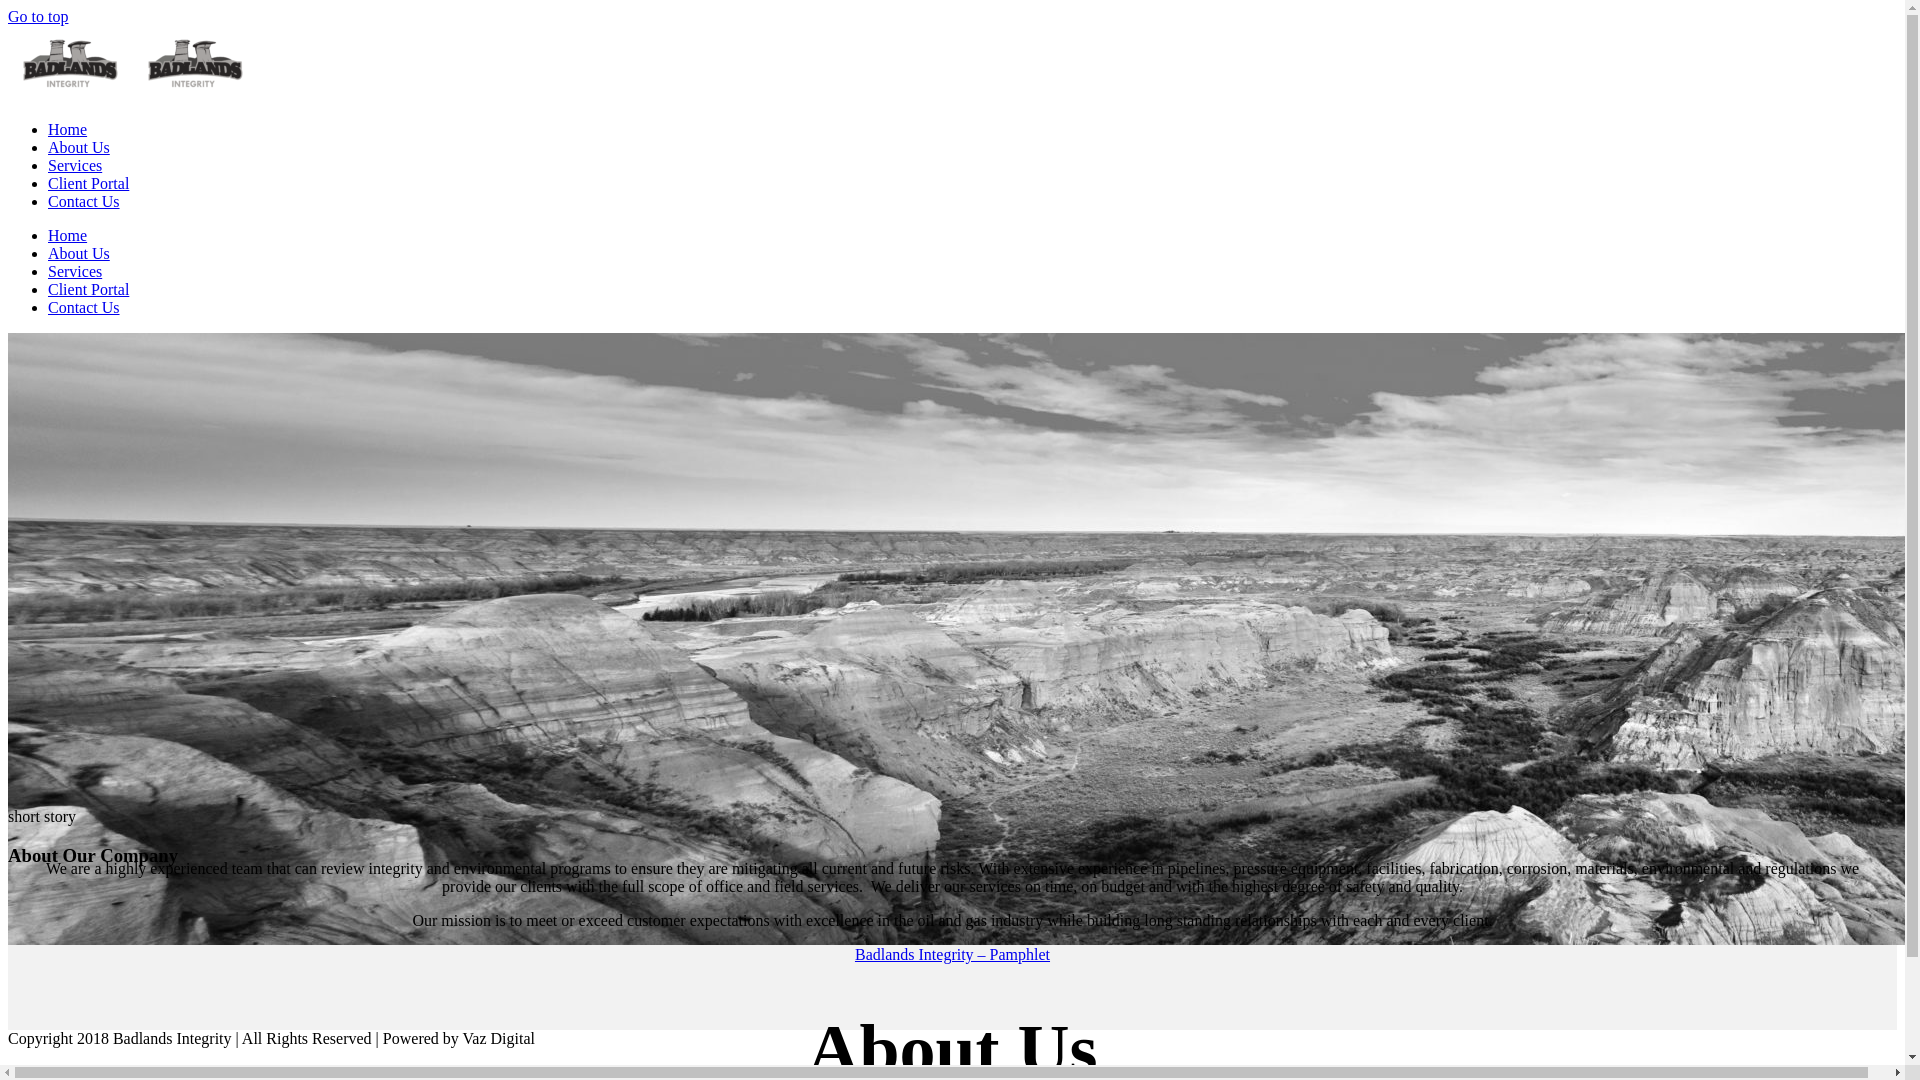 This screenshot has height=1080, width=1920. What do you see at coordinates (82, 201) in the screenshot?
I see `'Contact Us'` at bounding box center [82, 201].